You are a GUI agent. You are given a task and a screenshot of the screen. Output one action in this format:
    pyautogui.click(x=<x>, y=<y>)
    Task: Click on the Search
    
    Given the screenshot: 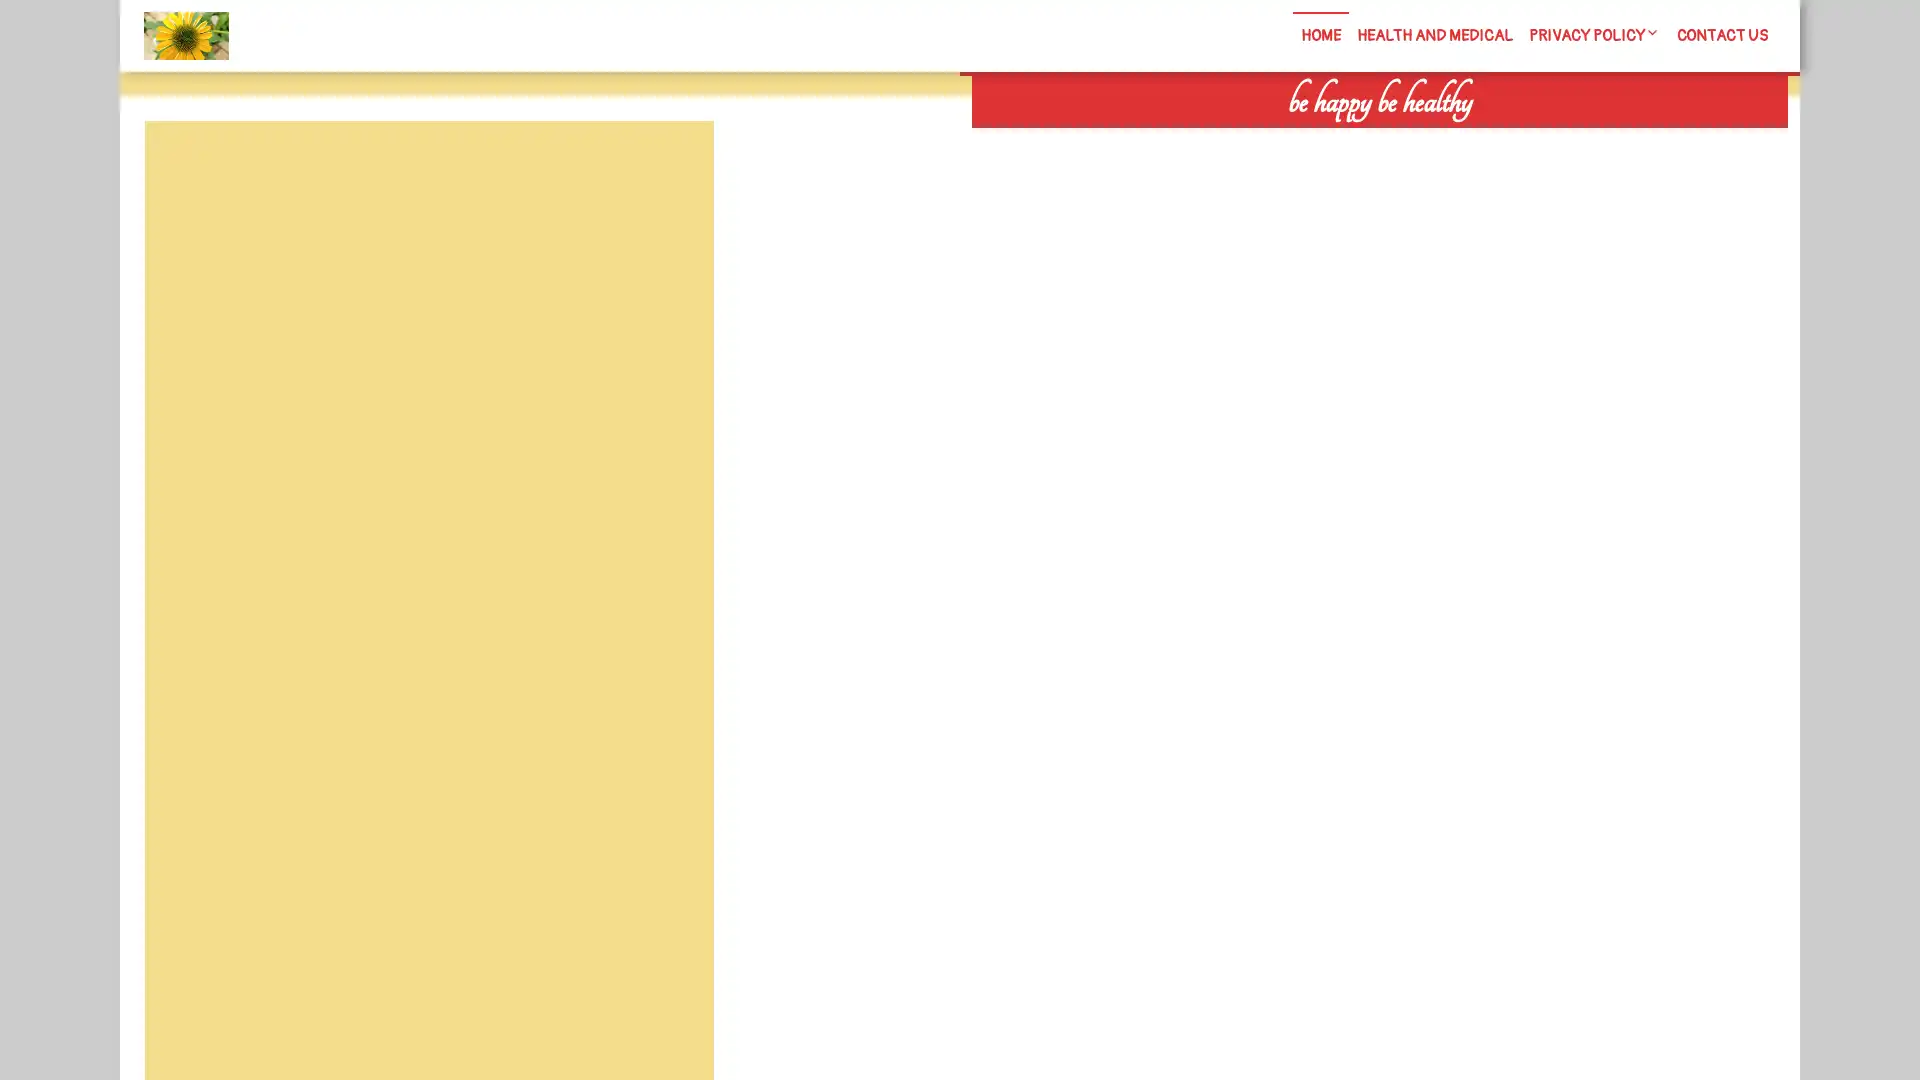 What is the action you would take?
    pyautogui.click(x=667, y=168)
    